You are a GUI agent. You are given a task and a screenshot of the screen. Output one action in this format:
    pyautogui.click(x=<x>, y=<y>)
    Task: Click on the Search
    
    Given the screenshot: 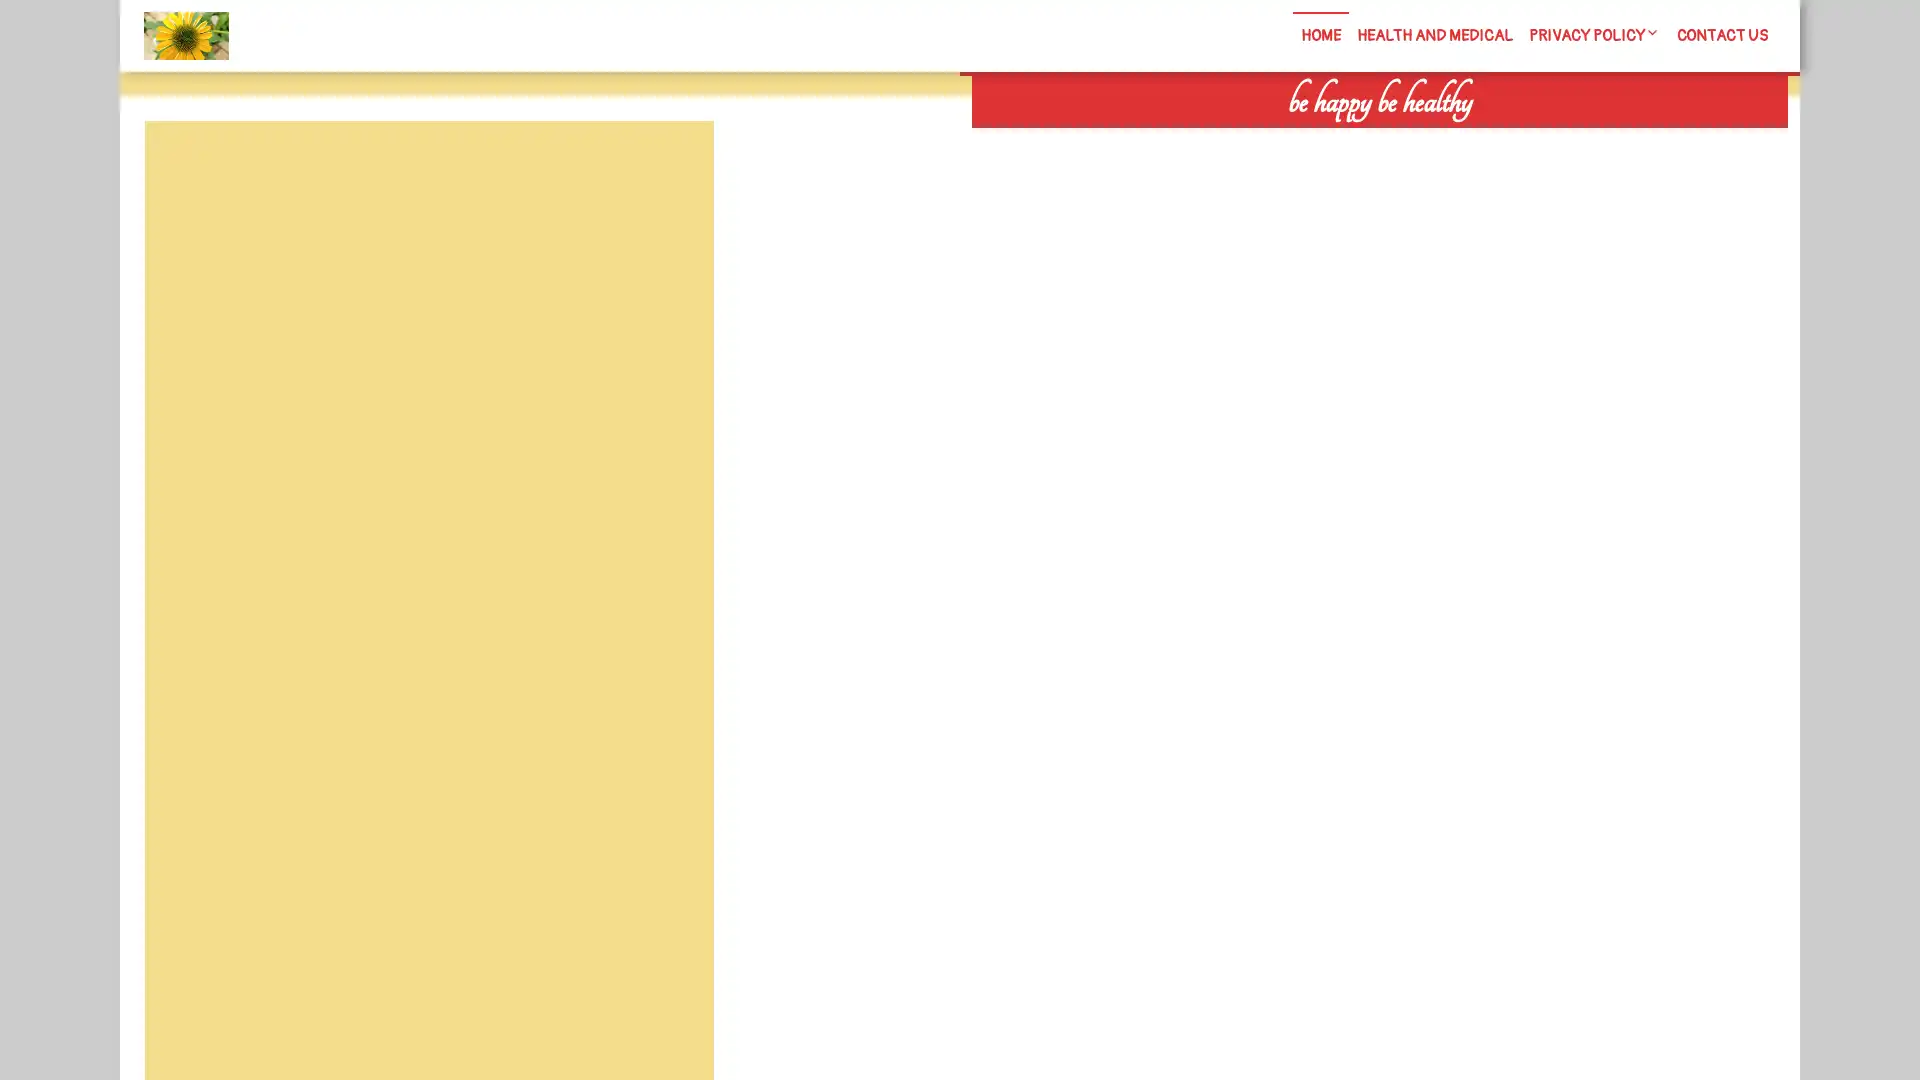 What is the action you would take?
    pyautogui.click(x=667, y=168)
    